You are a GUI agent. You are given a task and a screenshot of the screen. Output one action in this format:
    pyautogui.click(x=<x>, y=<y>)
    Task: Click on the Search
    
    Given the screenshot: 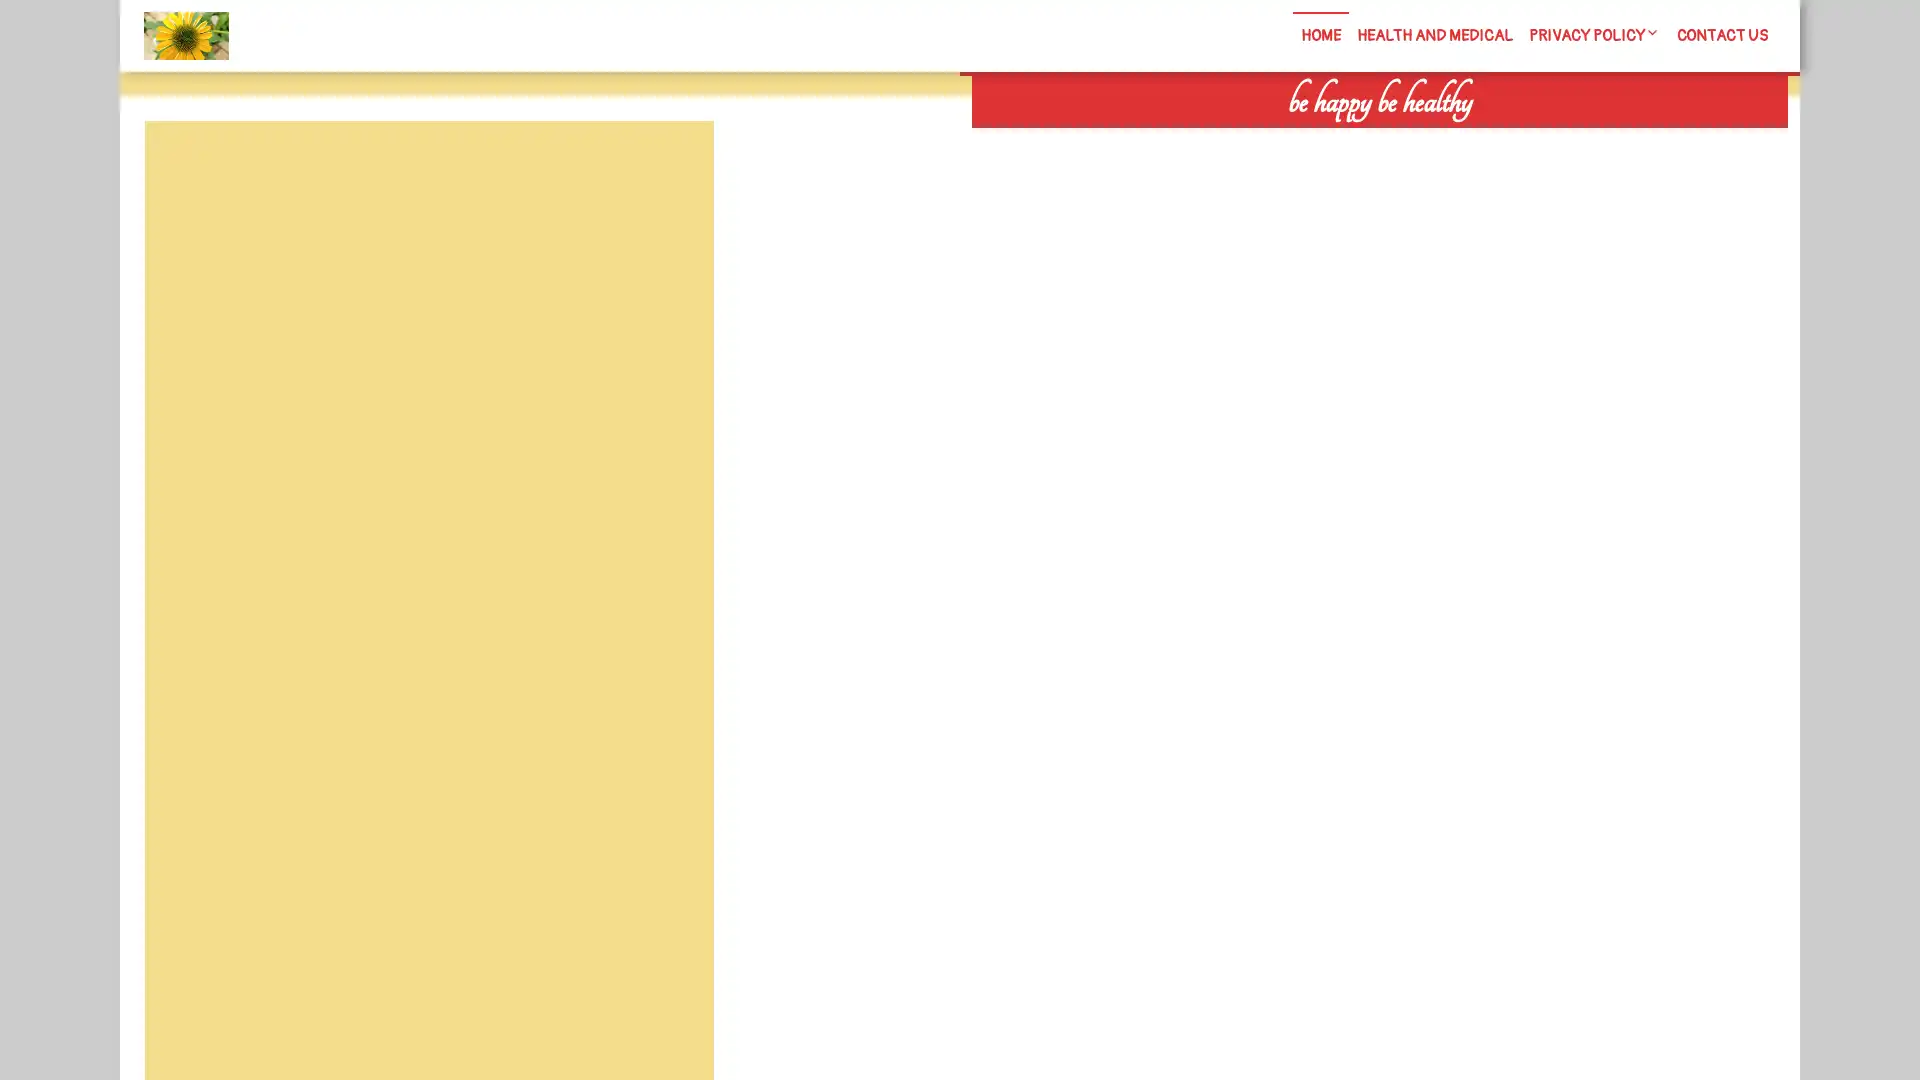 What is the action you would take?
    pyautogui.click(x=667, y=168)
    